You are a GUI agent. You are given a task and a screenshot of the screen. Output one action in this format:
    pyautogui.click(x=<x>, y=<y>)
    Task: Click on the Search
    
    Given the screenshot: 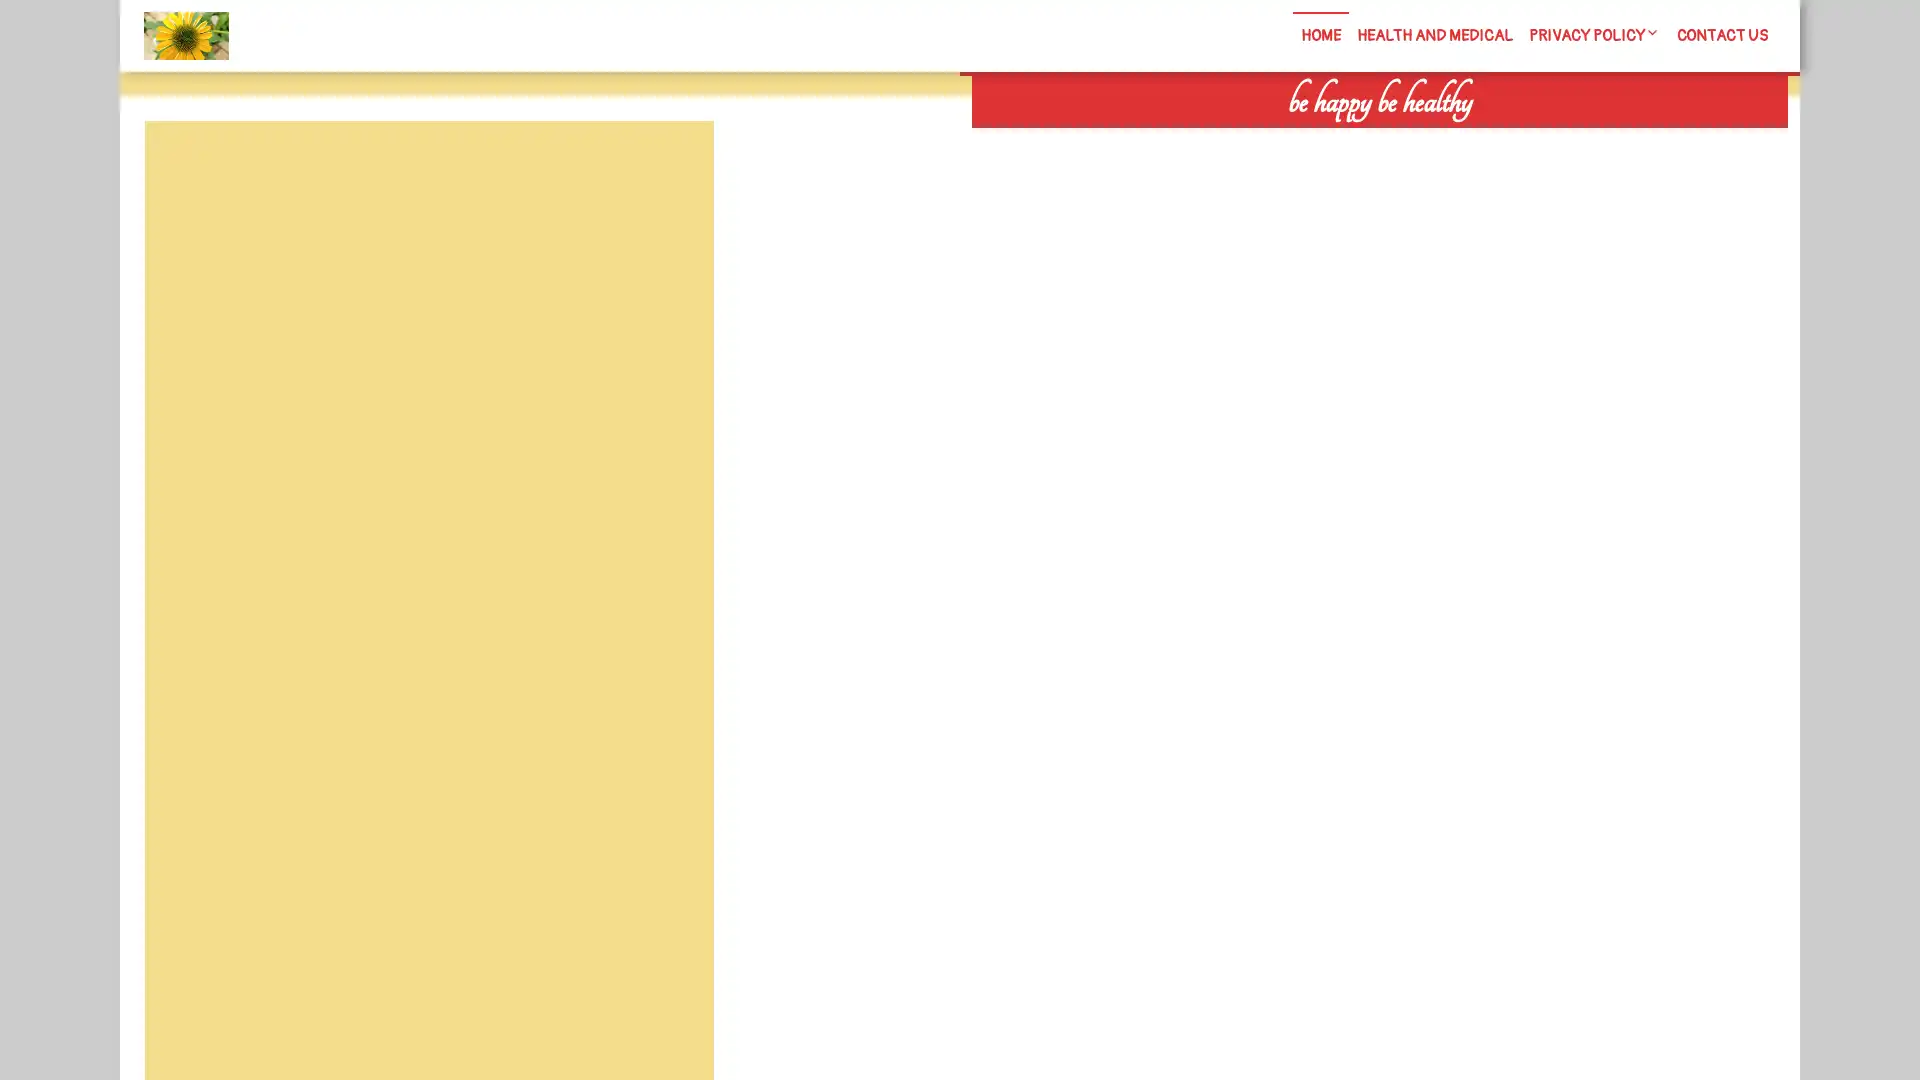 What is the action you would take?
    pyautogui.click(x=667, y=168)
    